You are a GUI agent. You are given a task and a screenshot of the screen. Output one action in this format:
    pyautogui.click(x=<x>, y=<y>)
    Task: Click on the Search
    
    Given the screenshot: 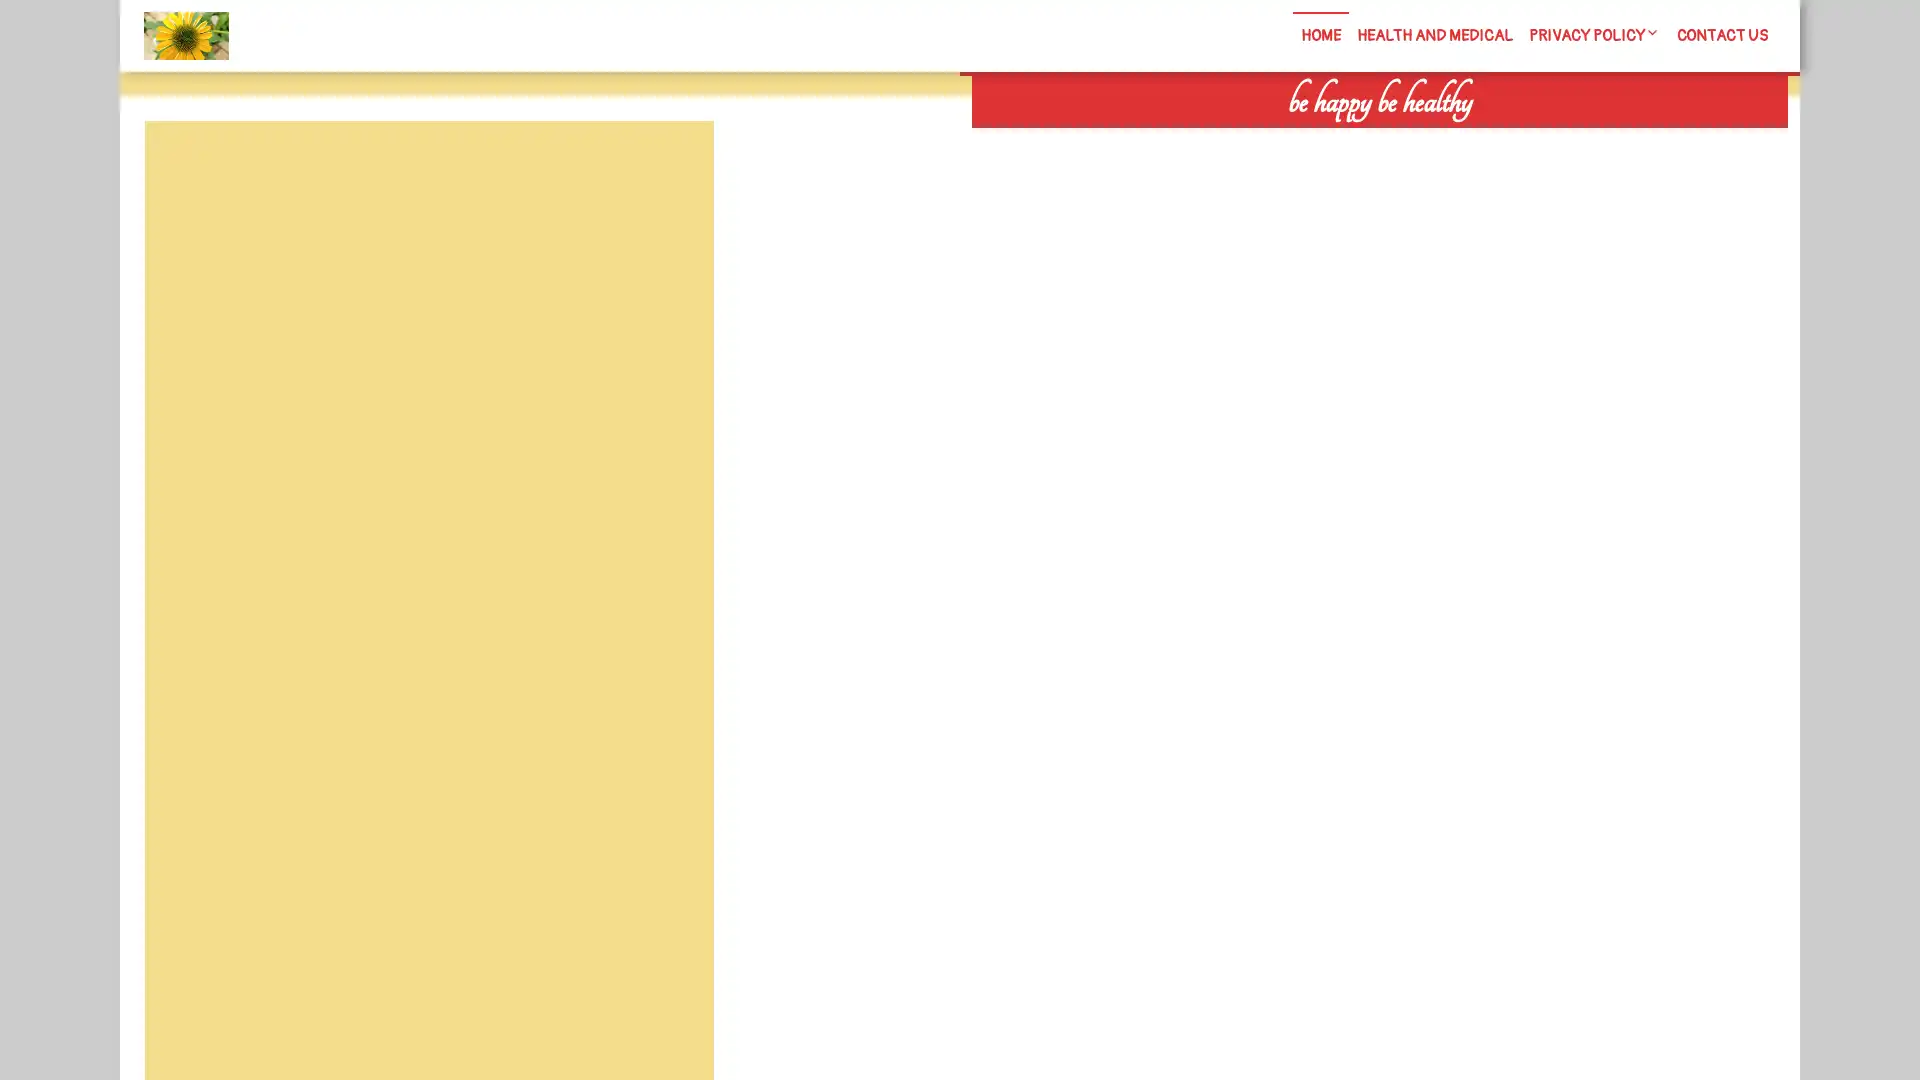 What is the action you would take?
    pyautogui.click(x=667, y=168)
    